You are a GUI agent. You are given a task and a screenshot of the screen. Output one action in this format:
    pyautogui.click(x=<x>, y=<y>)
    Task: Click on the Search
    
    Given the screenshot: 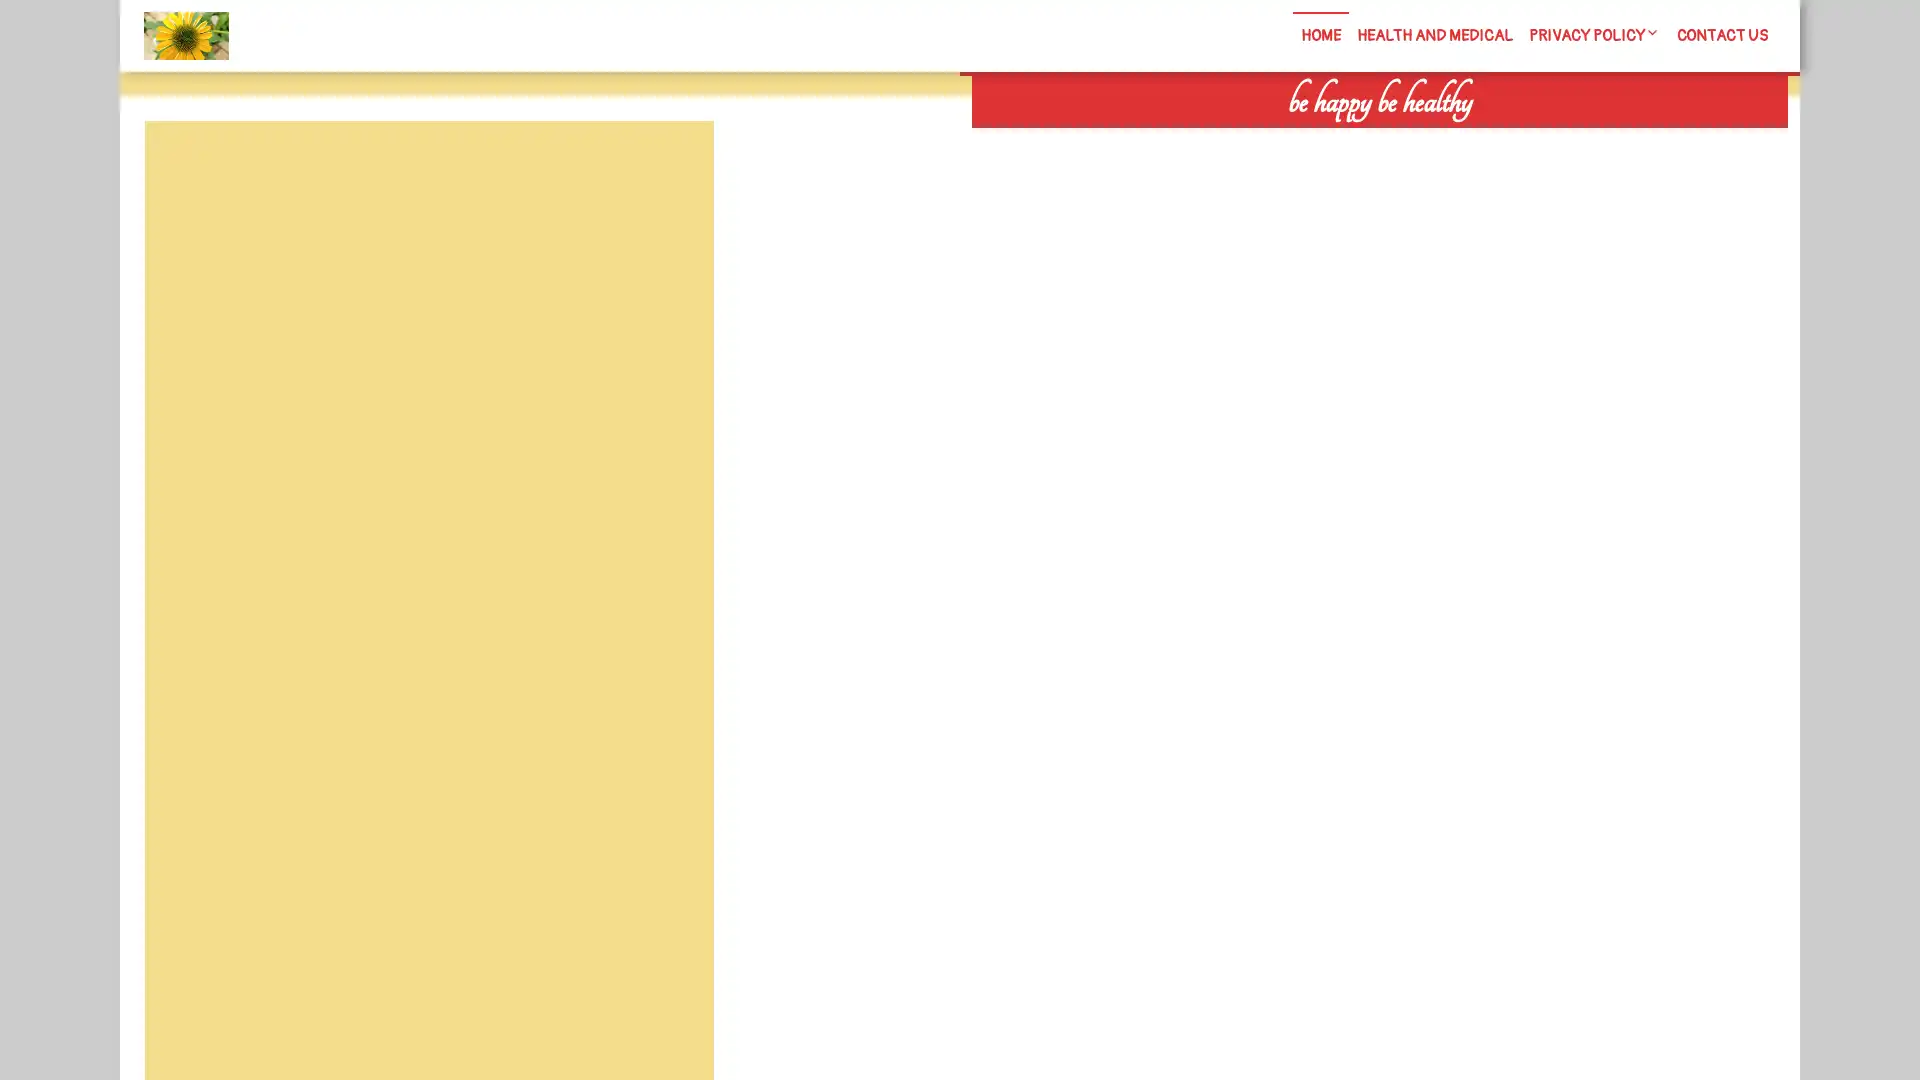 What is the action you would take?
    pyautogui.click(x=667, y=168)
    